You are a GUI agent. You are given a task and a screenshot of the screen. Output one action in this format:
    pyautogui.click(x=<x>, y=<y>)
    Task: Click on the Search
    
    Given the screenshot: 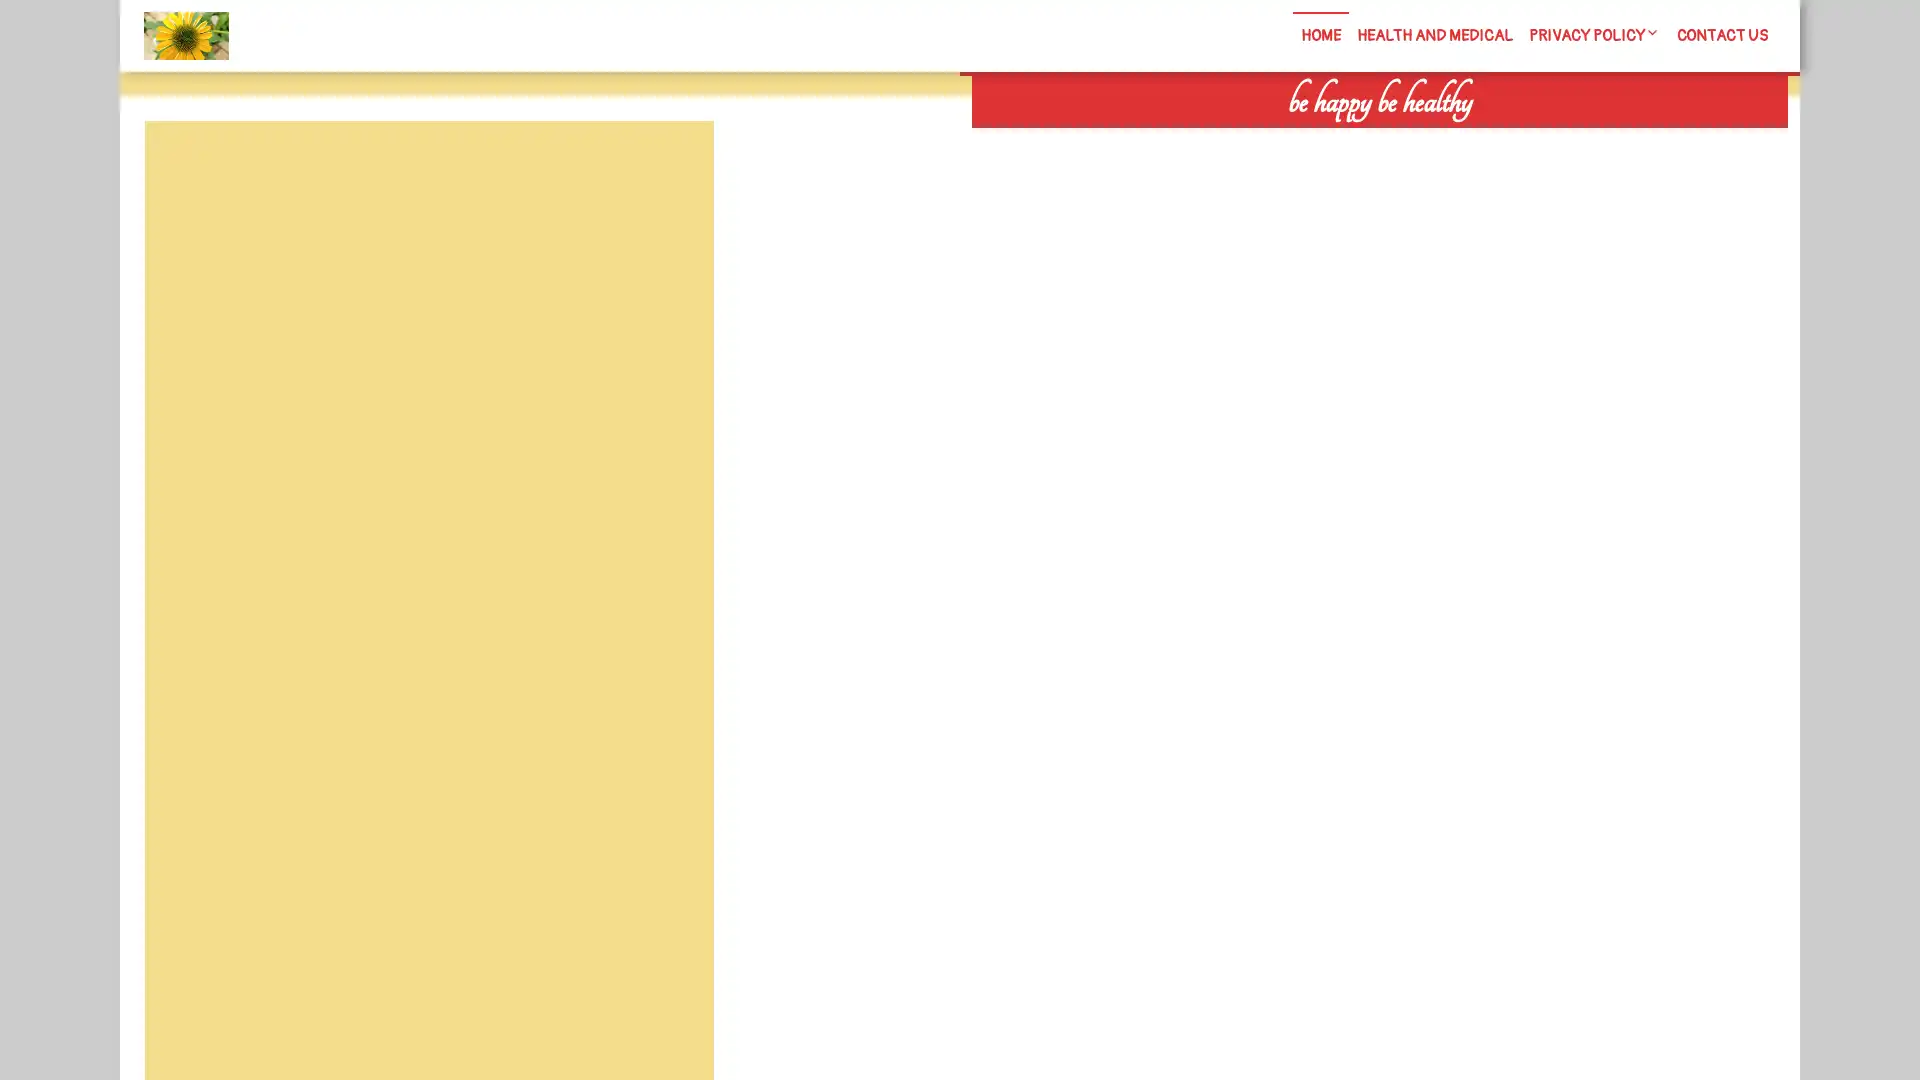 What is the action you would take?
    pyautogui.click(x=667, y=168)
    